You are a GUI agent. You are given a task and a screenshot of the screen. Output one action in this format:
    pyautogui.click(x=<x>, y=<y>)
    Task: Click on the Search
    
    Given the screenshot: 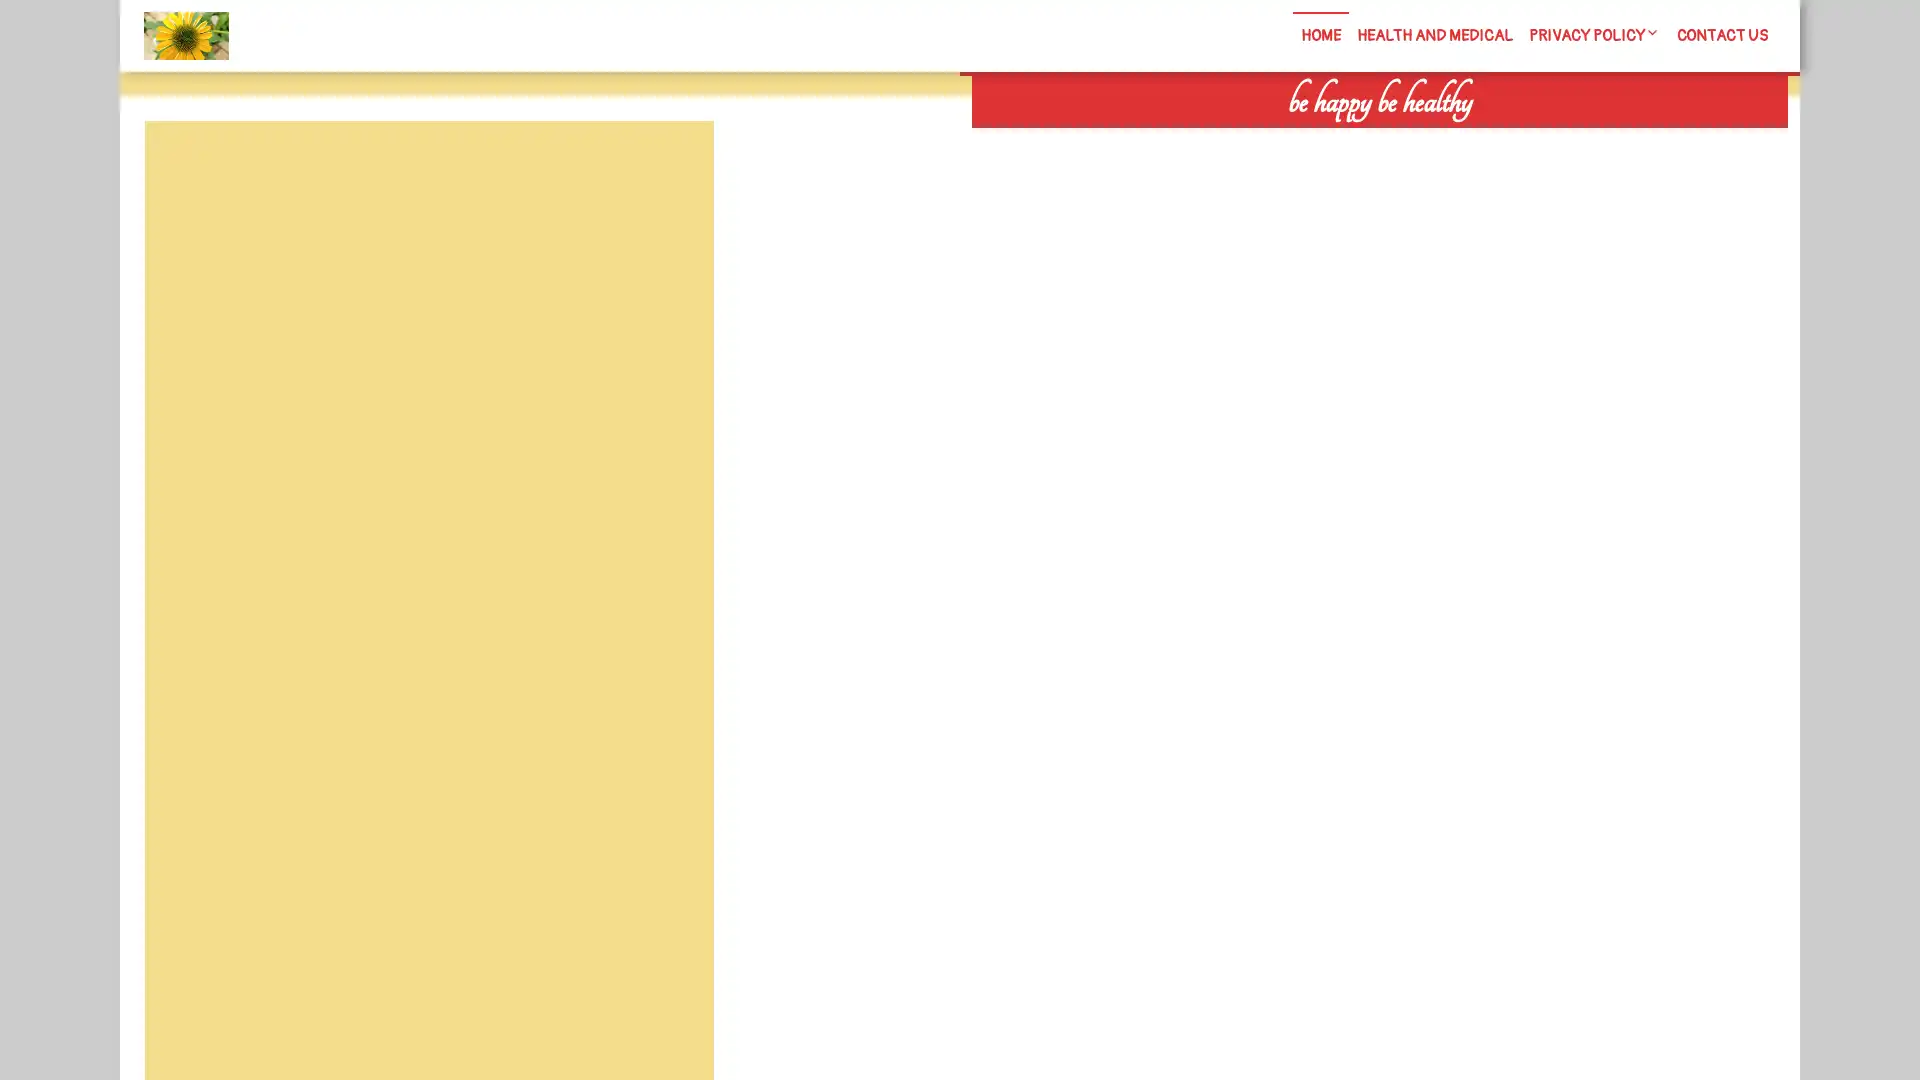 What is the action you would take?
    pyautogui.click(x=667, y=168)
    